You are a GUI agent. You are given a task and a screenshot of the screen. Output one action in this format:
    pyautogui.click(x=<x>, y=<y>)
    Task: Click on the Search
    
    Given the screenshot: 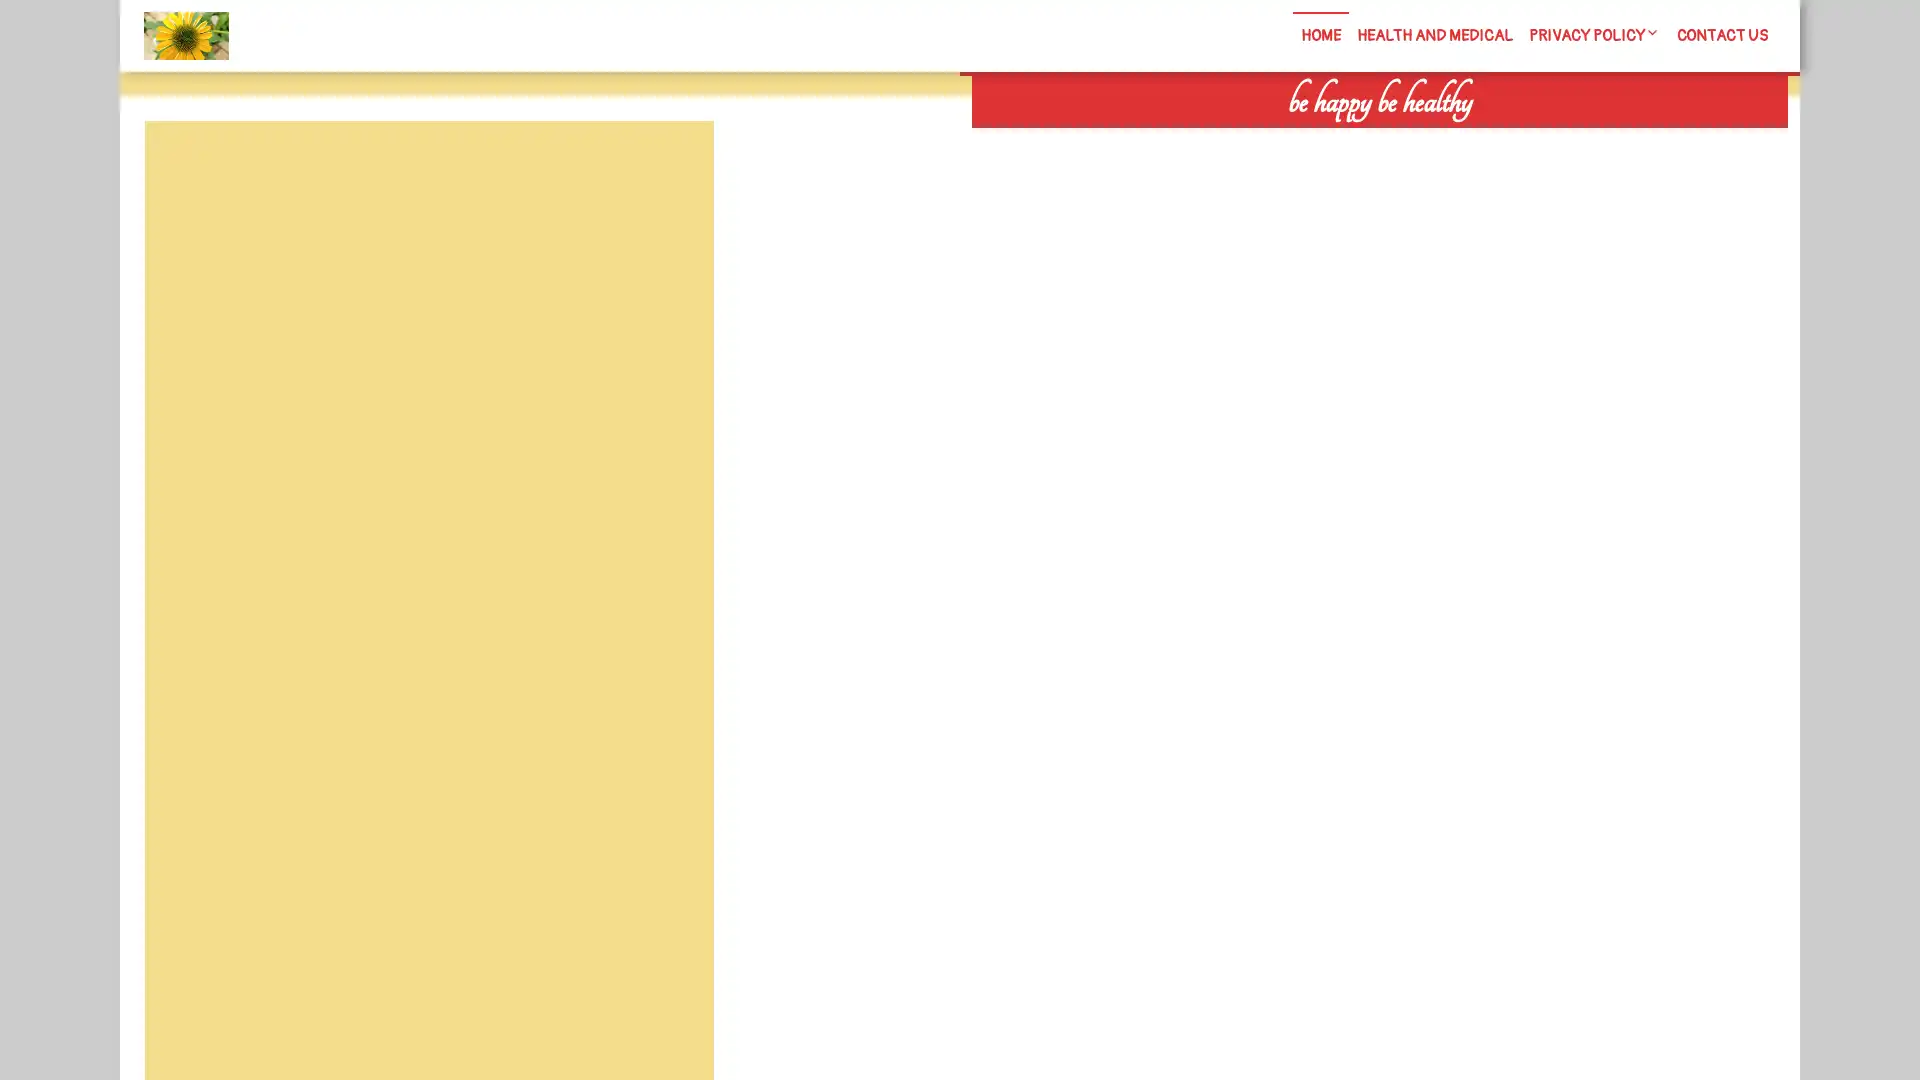 What is the action you would take?
    pyautogui.click(x=667, y=168)
    